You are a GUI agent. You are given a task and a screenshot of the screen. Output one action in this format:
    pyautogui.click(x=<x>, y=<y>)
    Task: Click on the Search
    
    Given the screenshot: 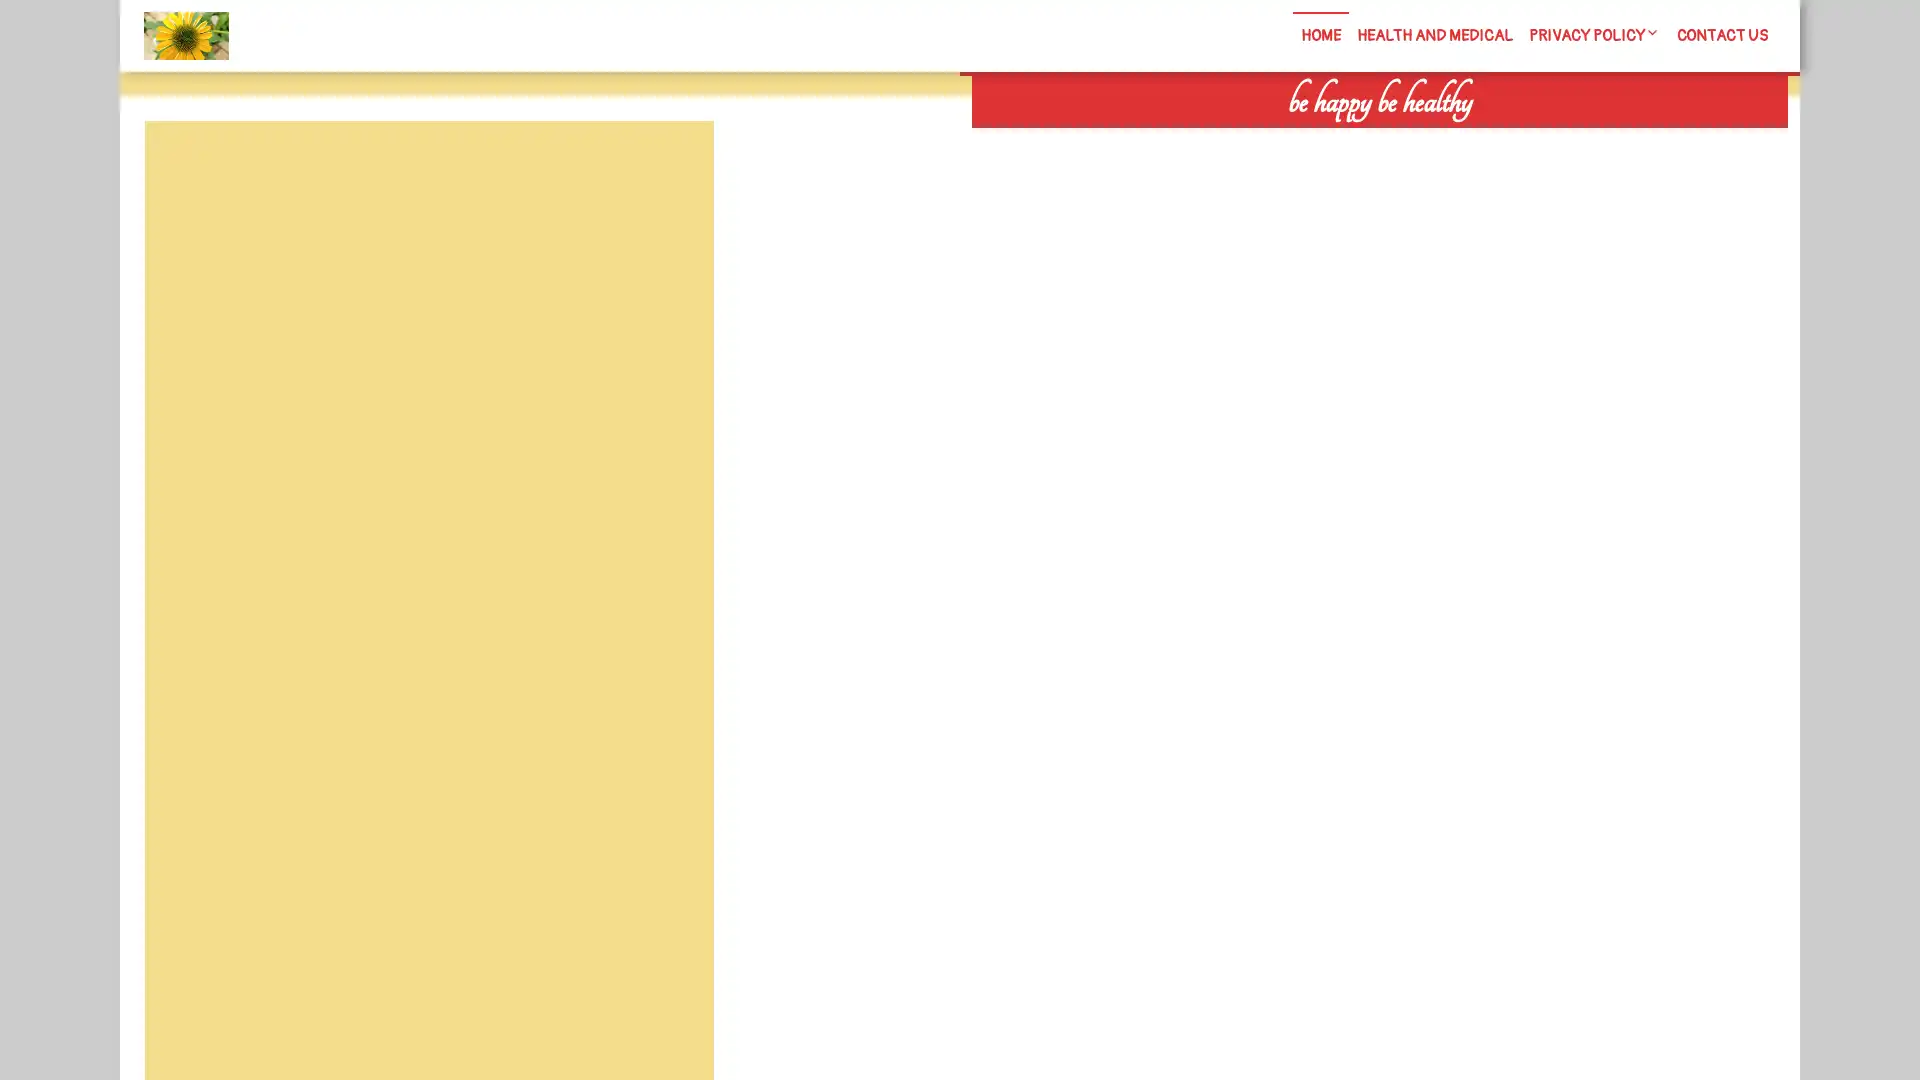 What is the action you would take?
    pyautogui.click(x=667, y=168)
    